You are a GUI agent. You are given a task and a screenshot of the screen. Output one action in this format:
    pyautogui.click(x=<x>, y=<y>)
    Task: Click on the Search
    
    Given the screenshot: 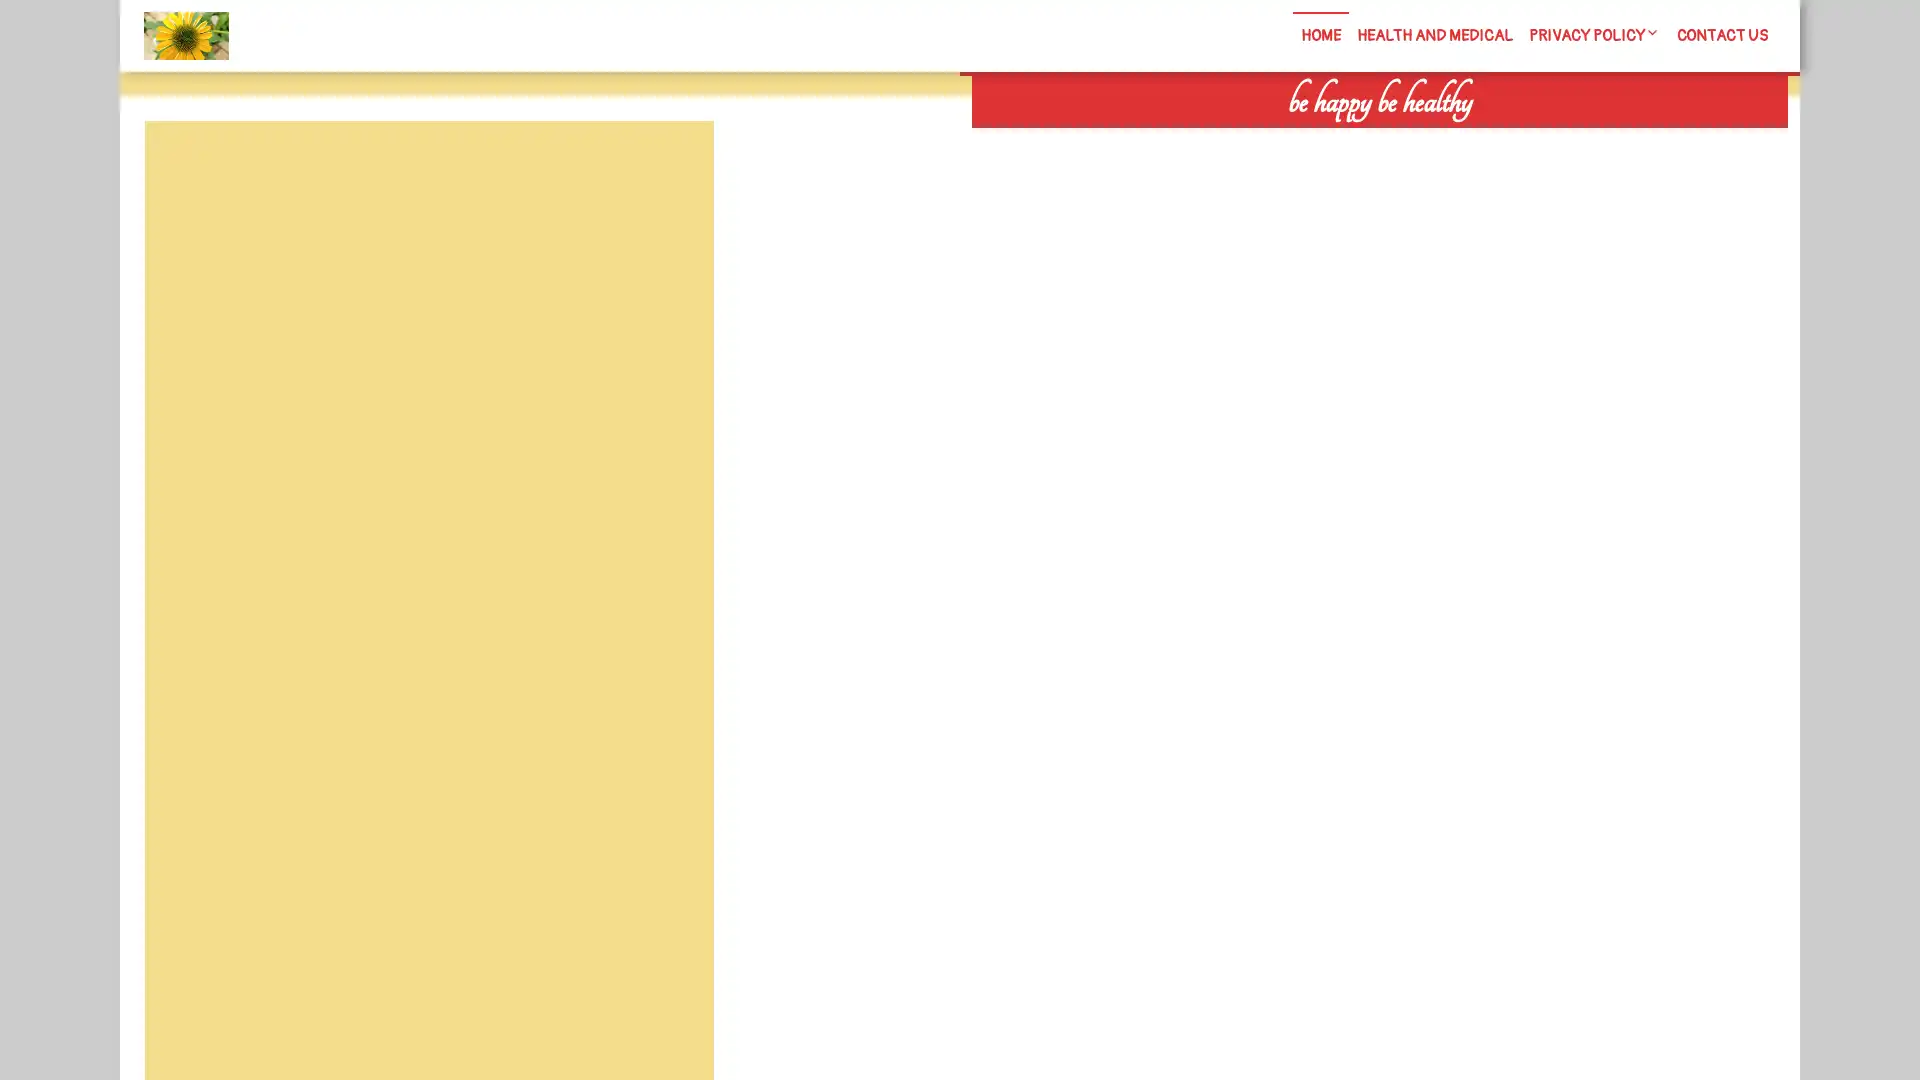 What is the action you would take?
    pyautogui.click(x=667, y=168)
    